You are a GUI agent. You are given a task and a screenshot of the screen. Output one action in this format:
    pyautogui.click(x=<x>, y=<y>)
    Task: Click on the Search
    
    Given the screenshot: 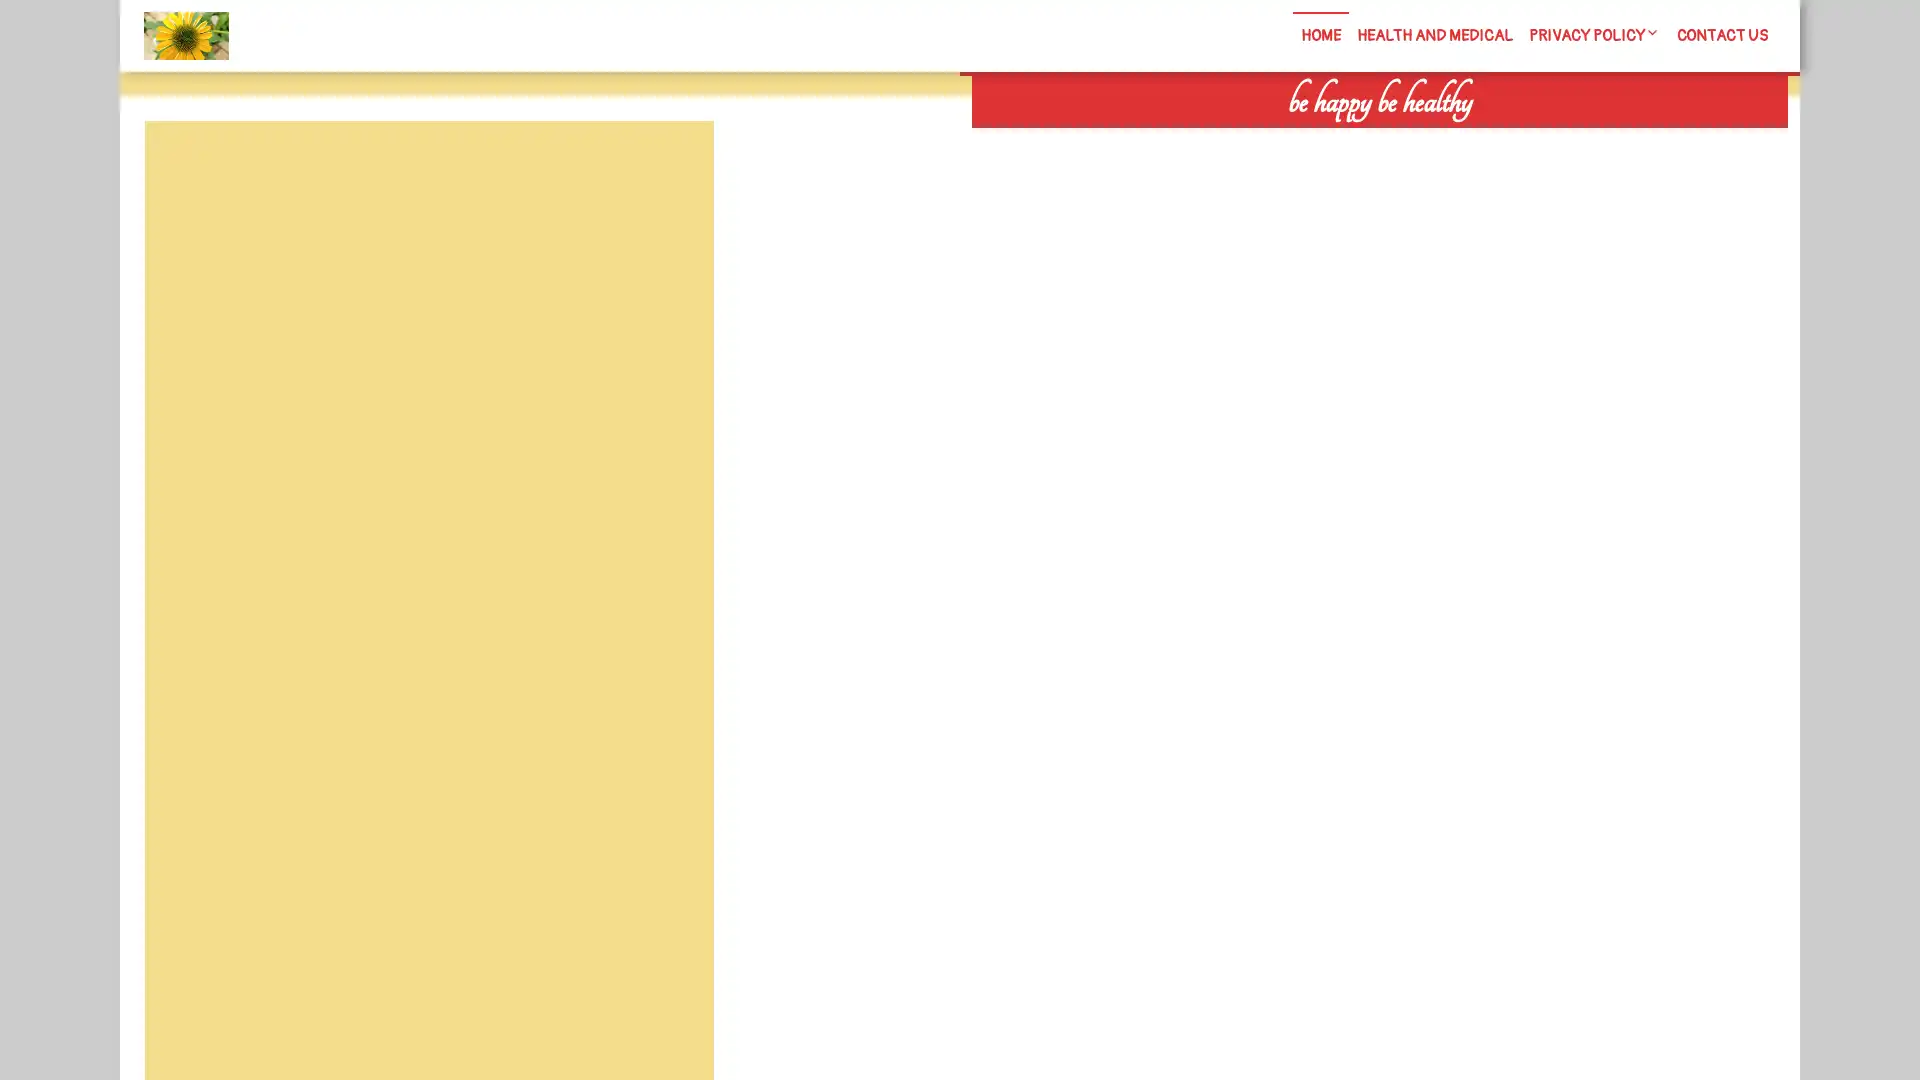 What is the action you would take?
    pyautogui.click(x=667, y=168)
    